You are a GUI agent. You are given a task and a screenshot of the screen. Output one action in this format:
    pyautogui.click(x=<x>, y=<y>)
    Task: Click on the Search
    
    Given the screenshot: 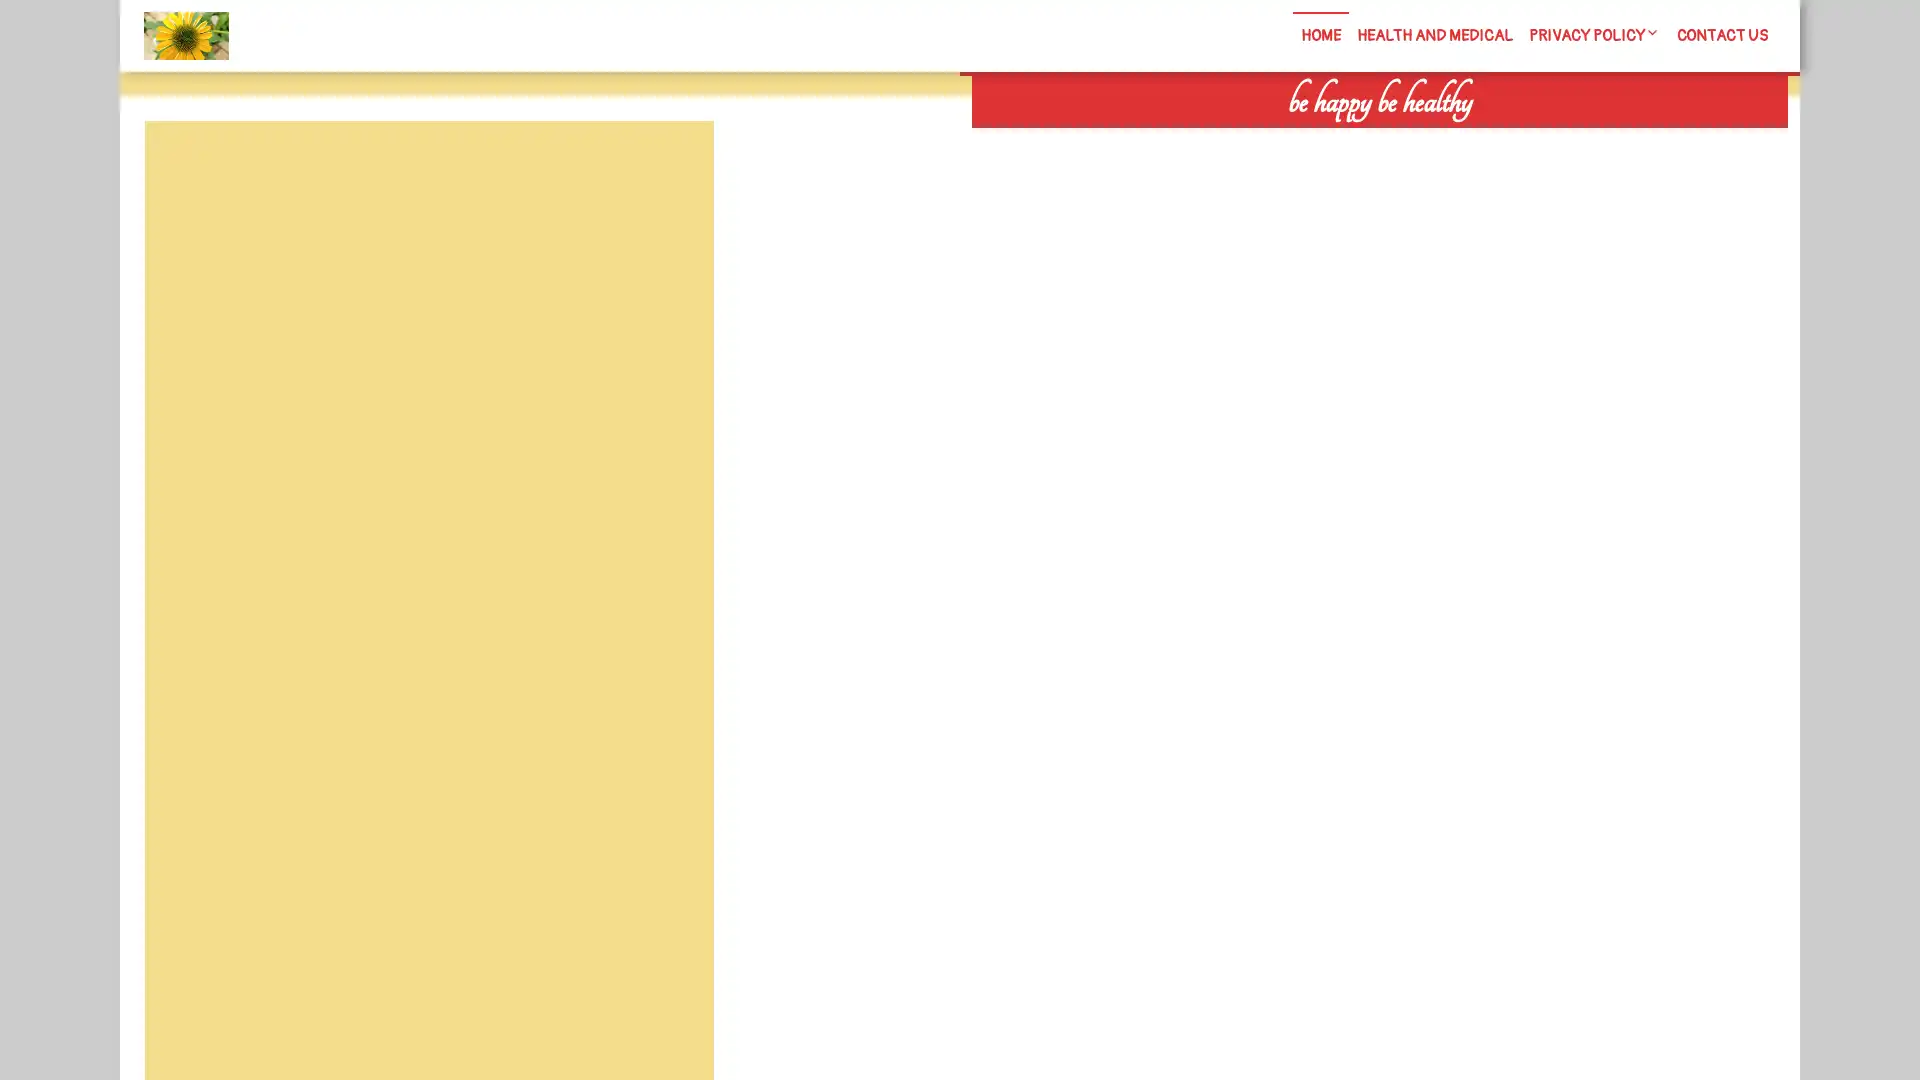 What is the action you would take?
    pyautogui.click(x=667, y=168)
    